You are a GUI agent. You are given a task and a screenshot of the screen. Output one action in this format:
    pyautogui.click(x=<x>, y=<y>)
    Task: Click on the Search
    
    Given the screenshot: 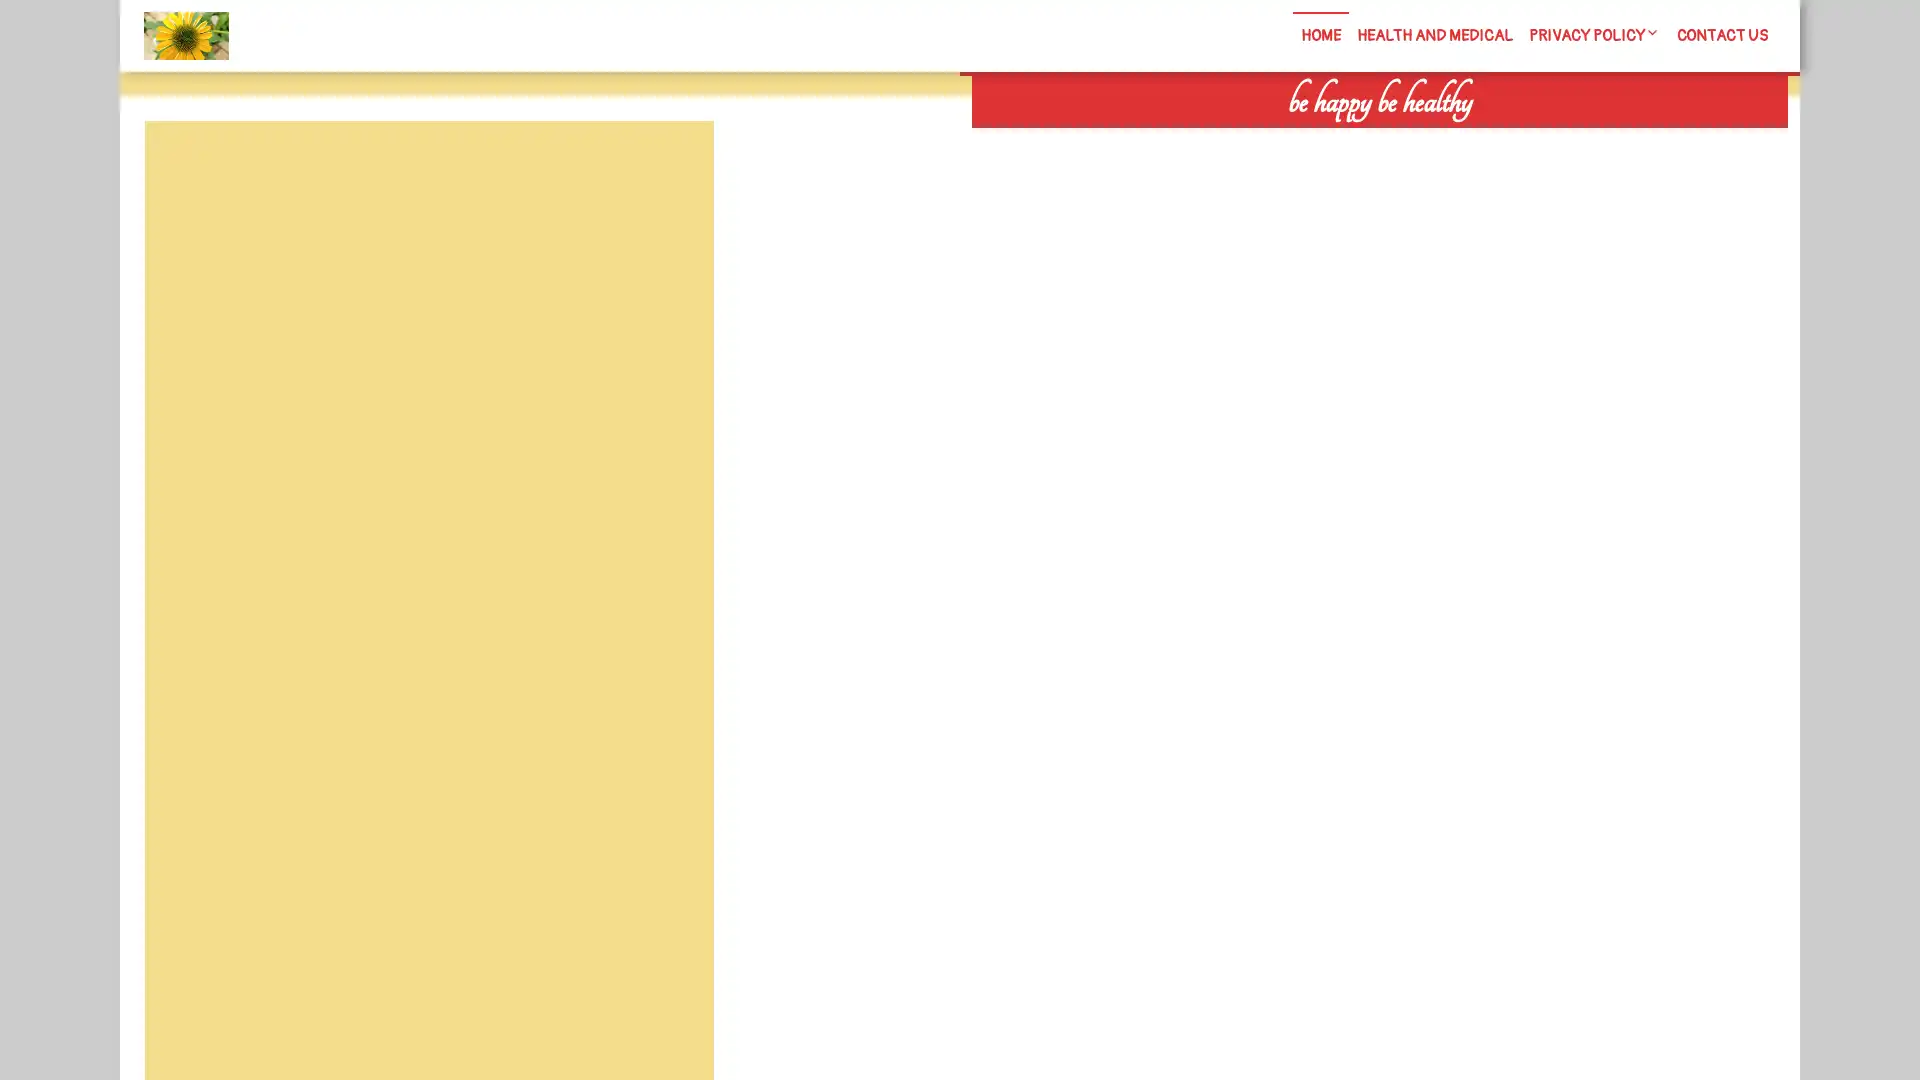 What is the action you would take?
    pyautogui.click(x=667, y=168)
    